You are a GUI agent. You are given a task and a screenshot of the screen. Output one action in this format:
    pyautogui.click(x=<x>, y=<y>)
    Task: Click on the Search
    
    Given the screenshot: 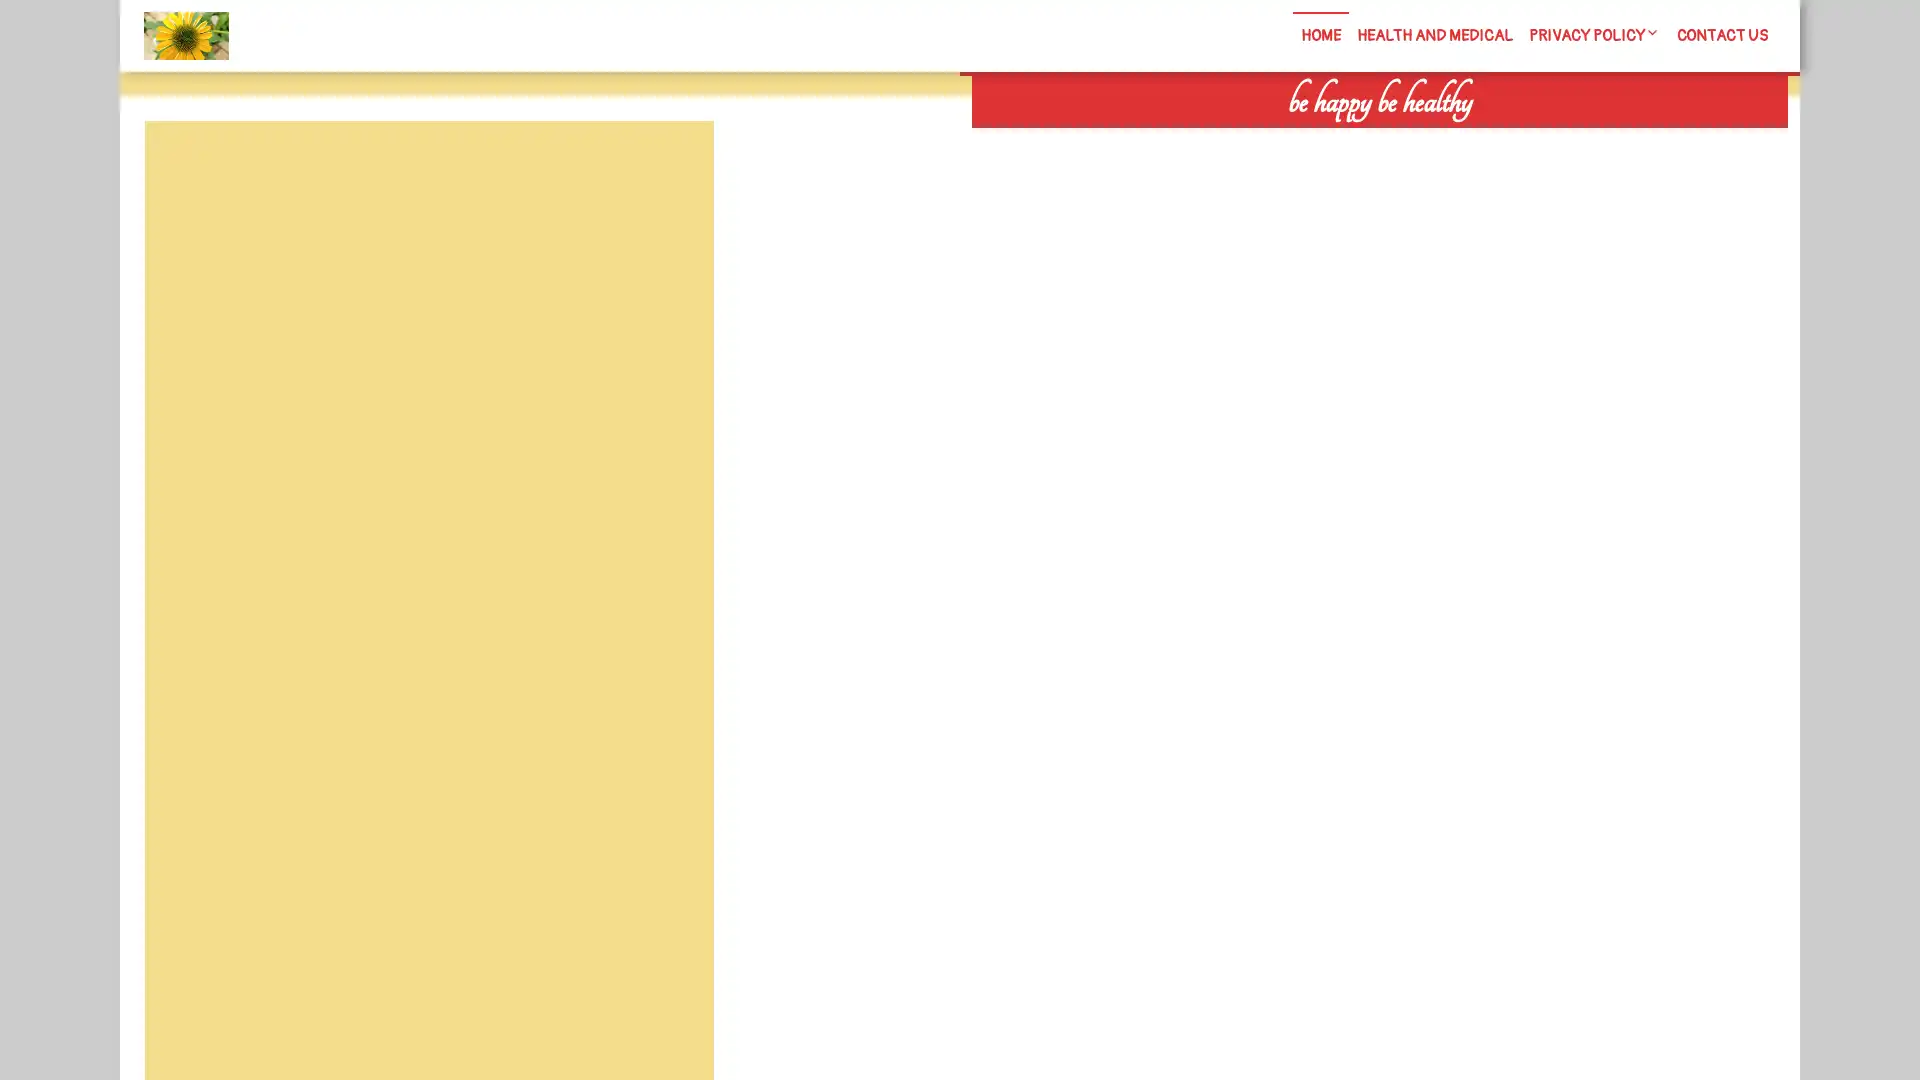 What is the action you would take?
    pyautogui.click(x=667, y=168)
    